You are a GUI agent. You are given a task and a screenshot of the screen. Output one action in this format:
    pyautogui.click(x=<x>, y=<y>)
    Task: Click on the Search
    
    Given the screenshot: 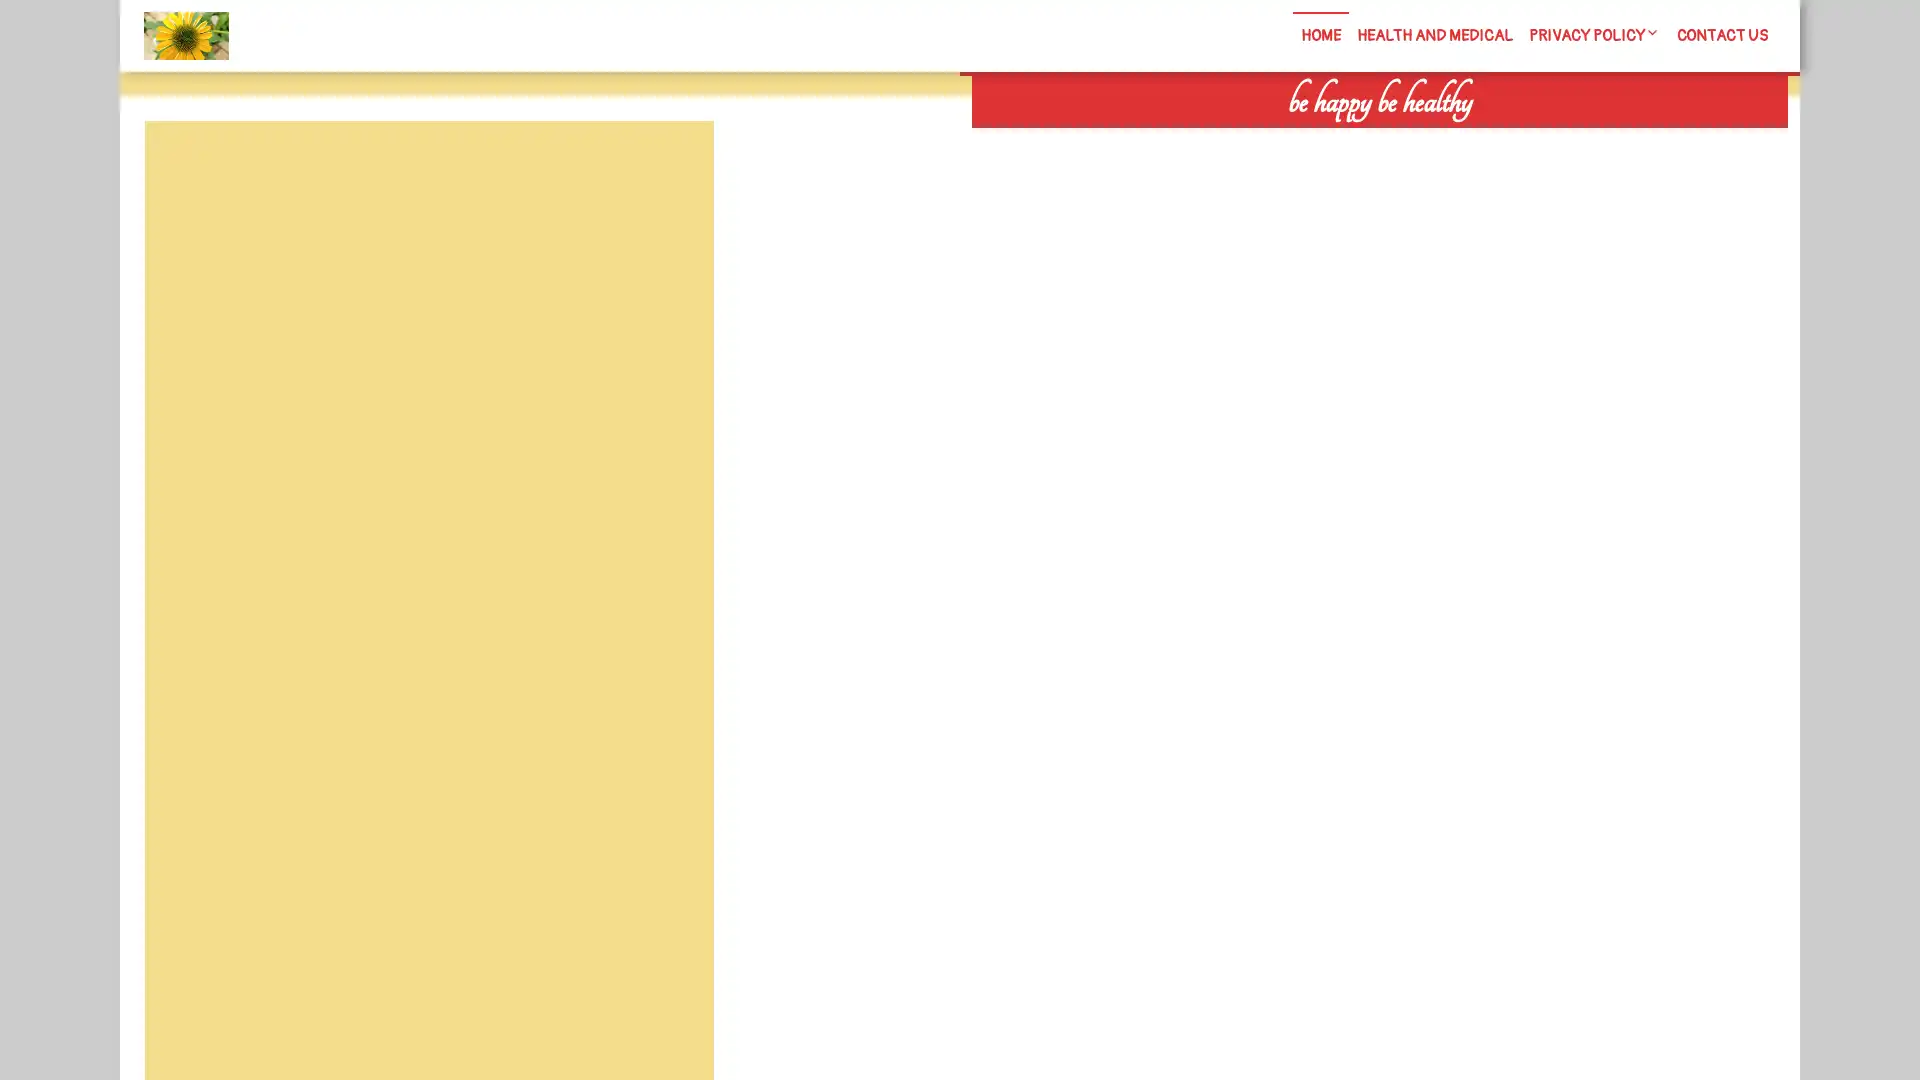 What is the action you would take?
    pyautogui.click(x=667, y=168)
    